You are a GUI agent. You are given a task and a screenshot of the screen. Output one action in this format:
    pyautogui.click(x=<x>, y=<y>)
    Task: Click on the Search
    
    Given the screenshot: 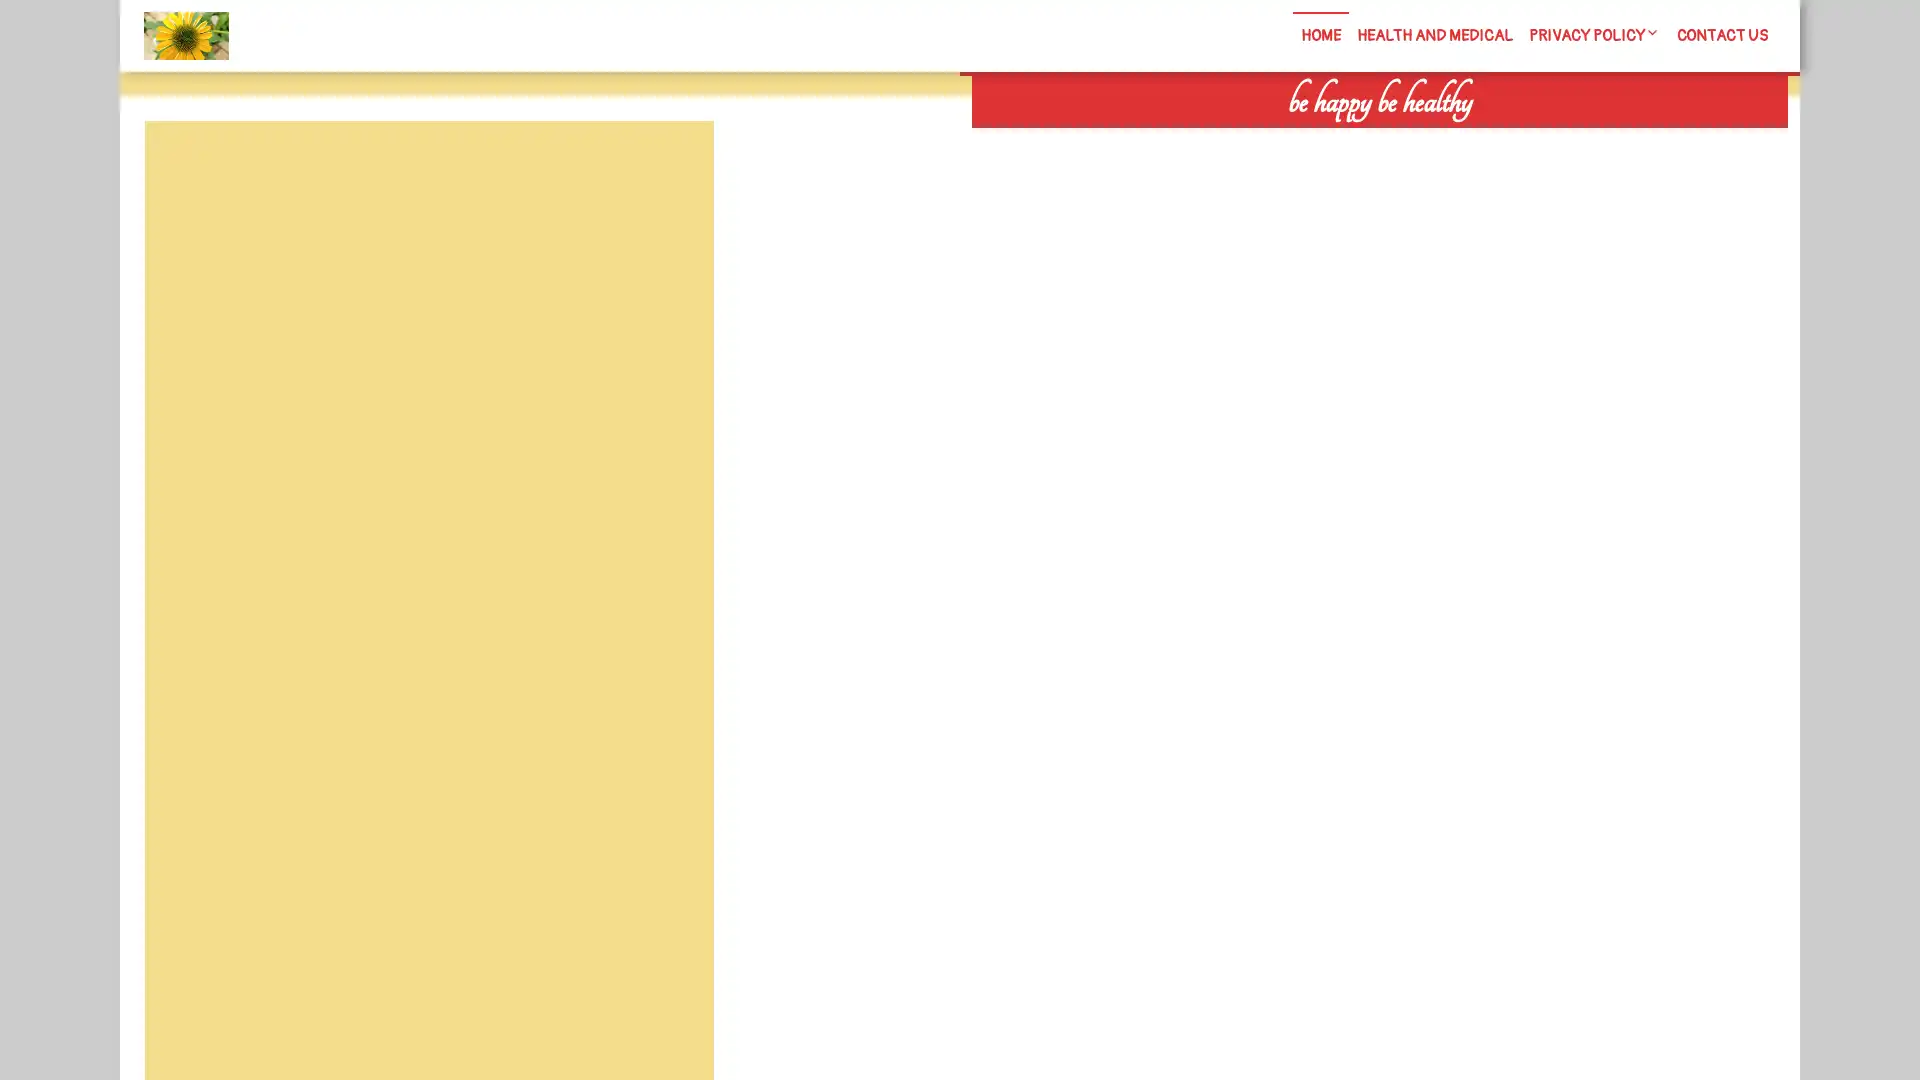 What is the action you would take?
    pyautogui.click(x=667, y=168)
    